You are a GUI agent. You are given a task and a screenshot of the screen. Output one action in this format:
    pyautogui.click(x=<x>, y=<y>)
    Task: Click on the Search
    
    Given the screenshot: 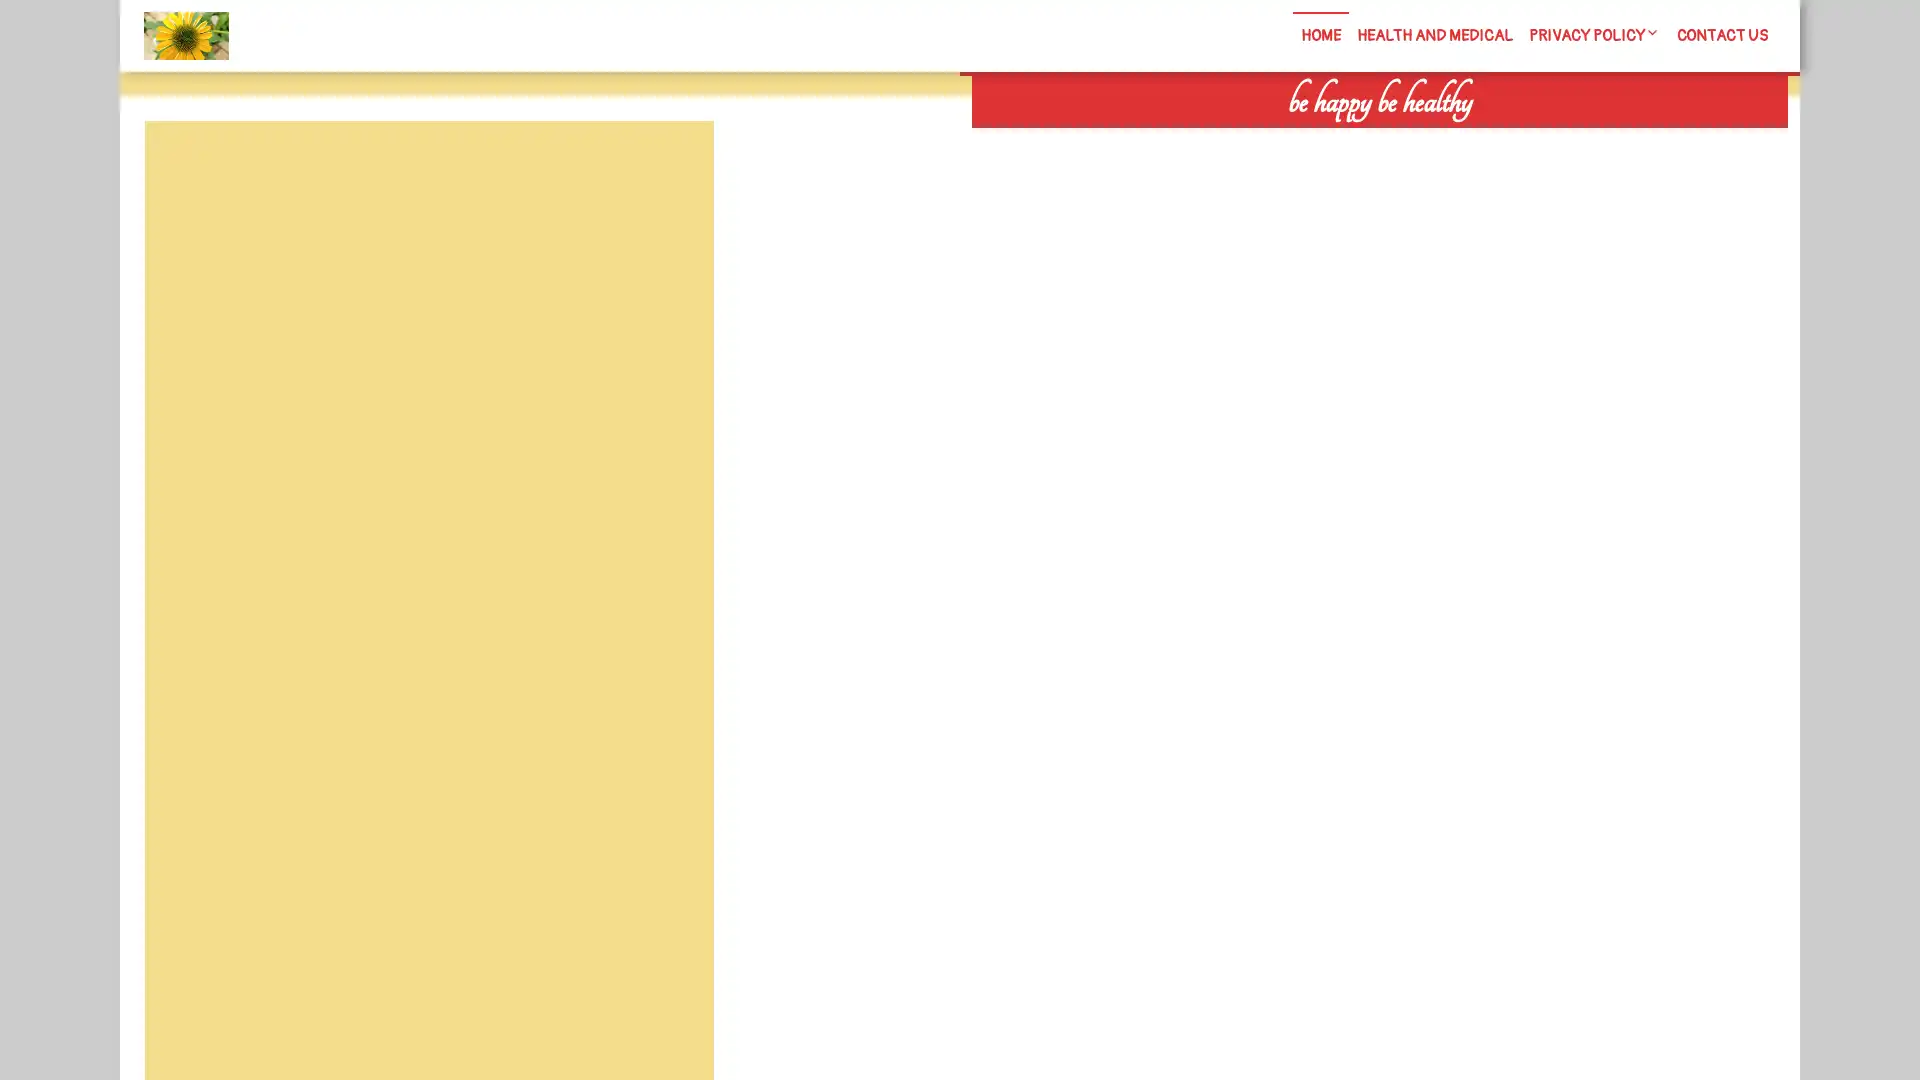 What is the action you would take?
    pyautogui.click(x=667, y=168)
    